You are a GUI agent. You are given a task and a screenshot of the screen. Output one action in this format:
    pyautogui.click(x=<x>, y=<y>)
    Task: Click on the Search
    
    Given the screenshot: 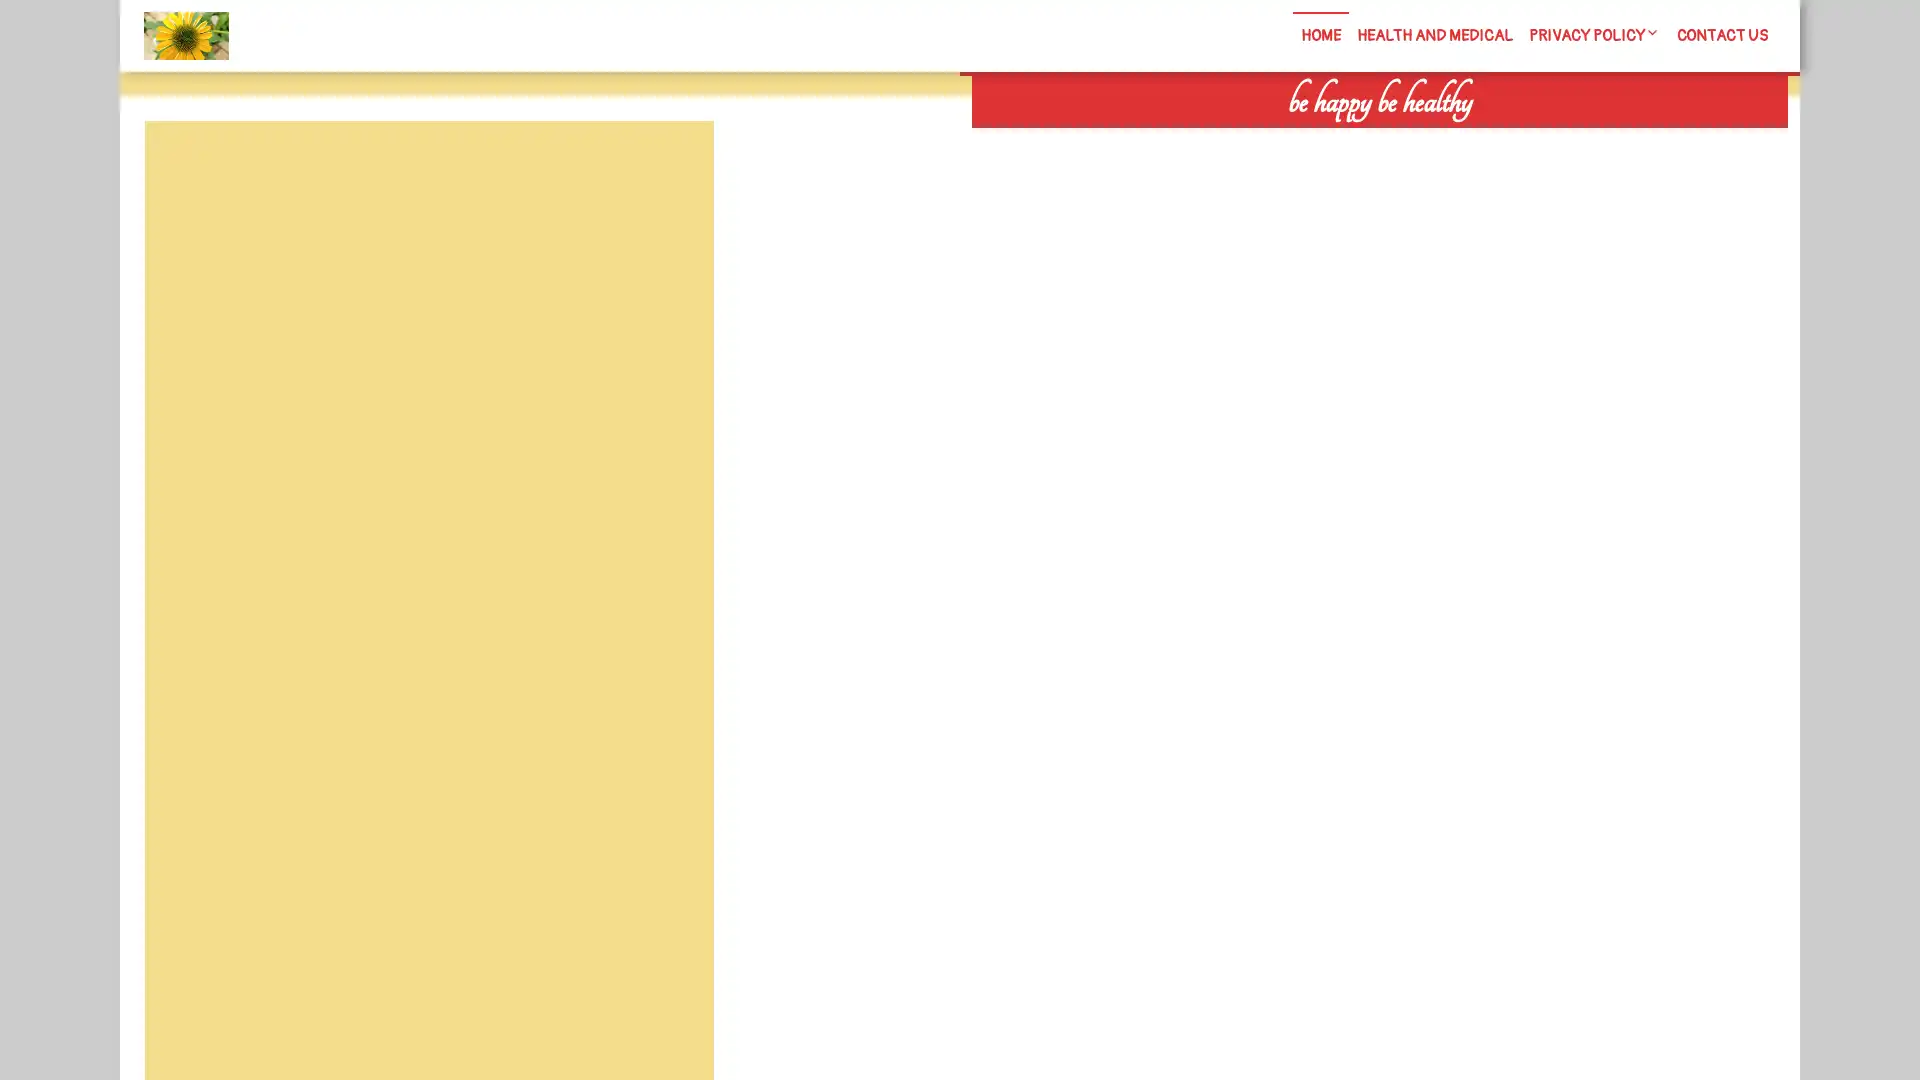 What is the action you would take?
    pyautogui.click(x=667, y=168)
    